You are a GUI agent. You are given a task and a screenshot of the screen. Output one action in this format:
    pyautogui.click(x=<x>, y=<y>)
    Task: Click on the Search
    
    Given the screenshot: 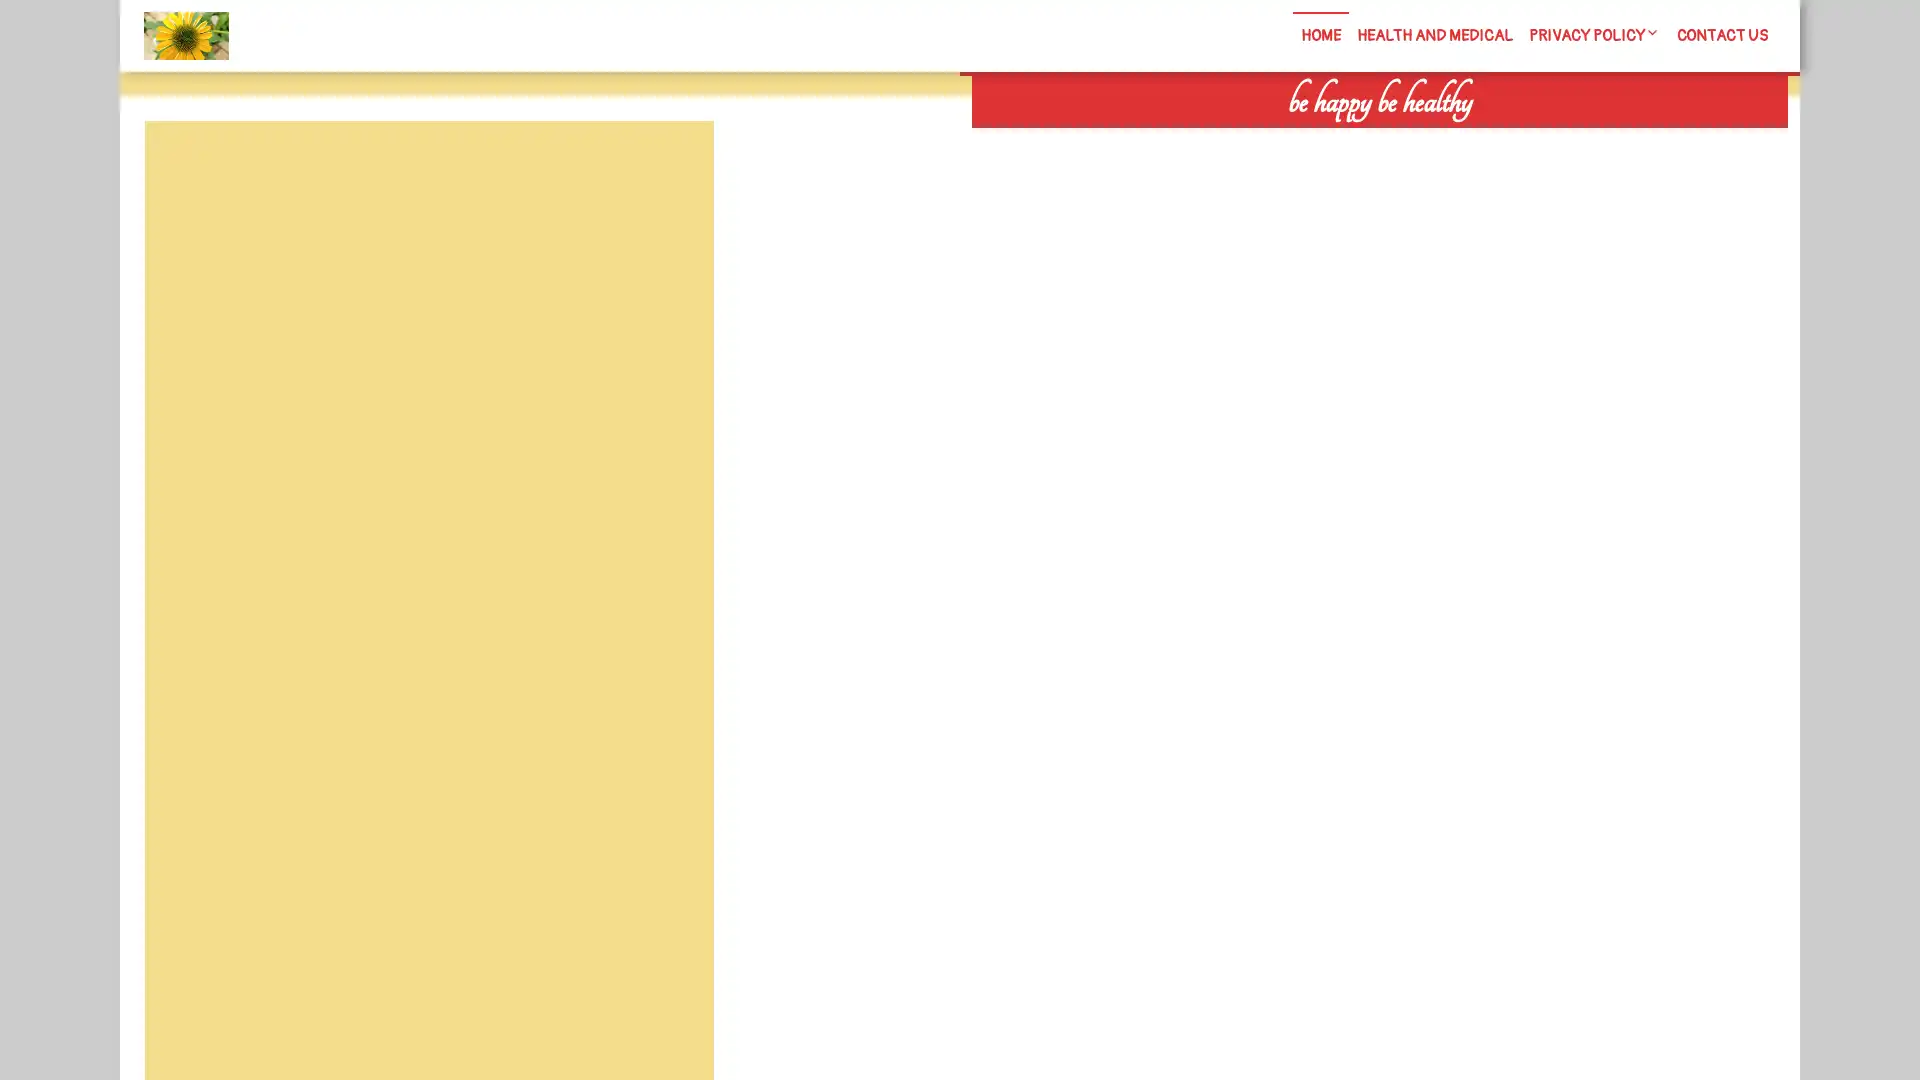 What is the action you would take?
    pyautogui.click(x=667, y=168)
    